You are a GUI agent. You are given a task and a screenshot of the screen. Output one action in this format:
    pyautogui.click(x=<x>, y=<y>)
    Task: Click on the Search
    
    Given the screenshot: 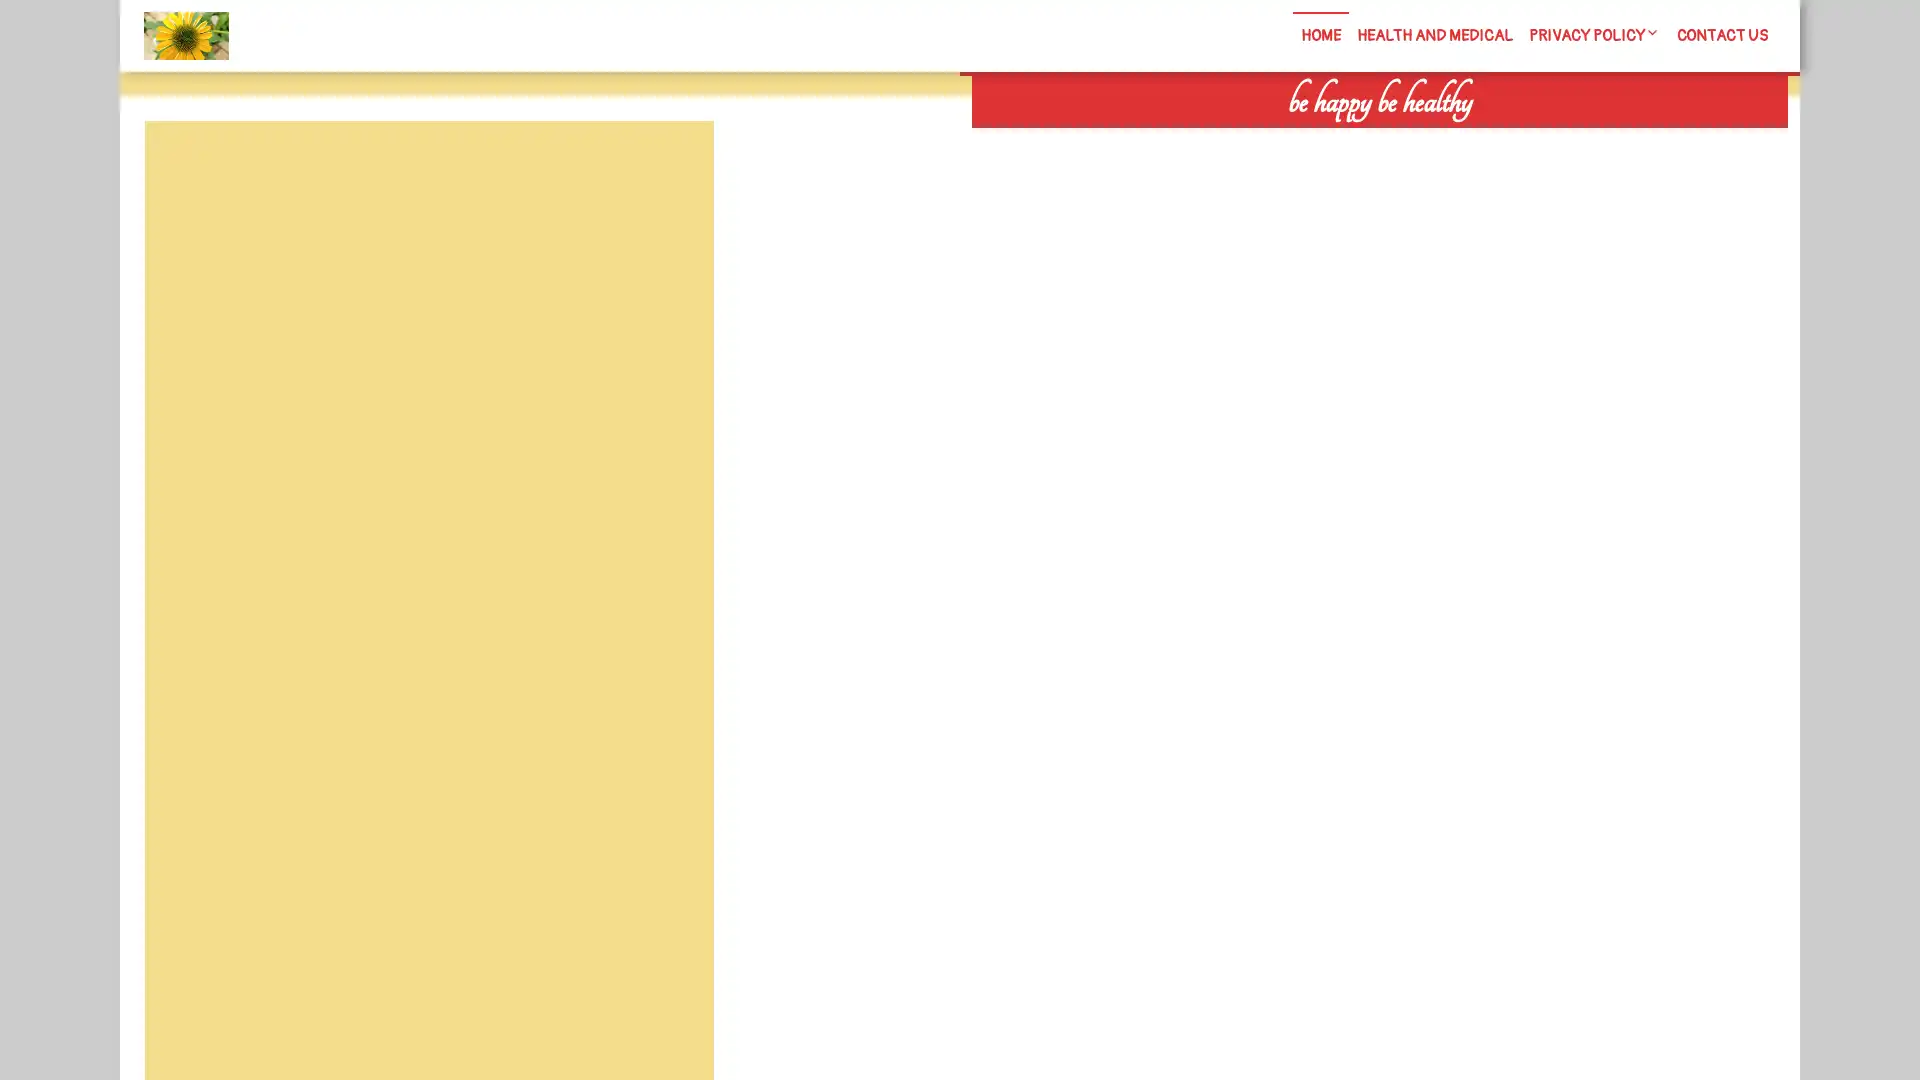 What is the action you would take?
    pyautogui.click(x=667, y=168)
    